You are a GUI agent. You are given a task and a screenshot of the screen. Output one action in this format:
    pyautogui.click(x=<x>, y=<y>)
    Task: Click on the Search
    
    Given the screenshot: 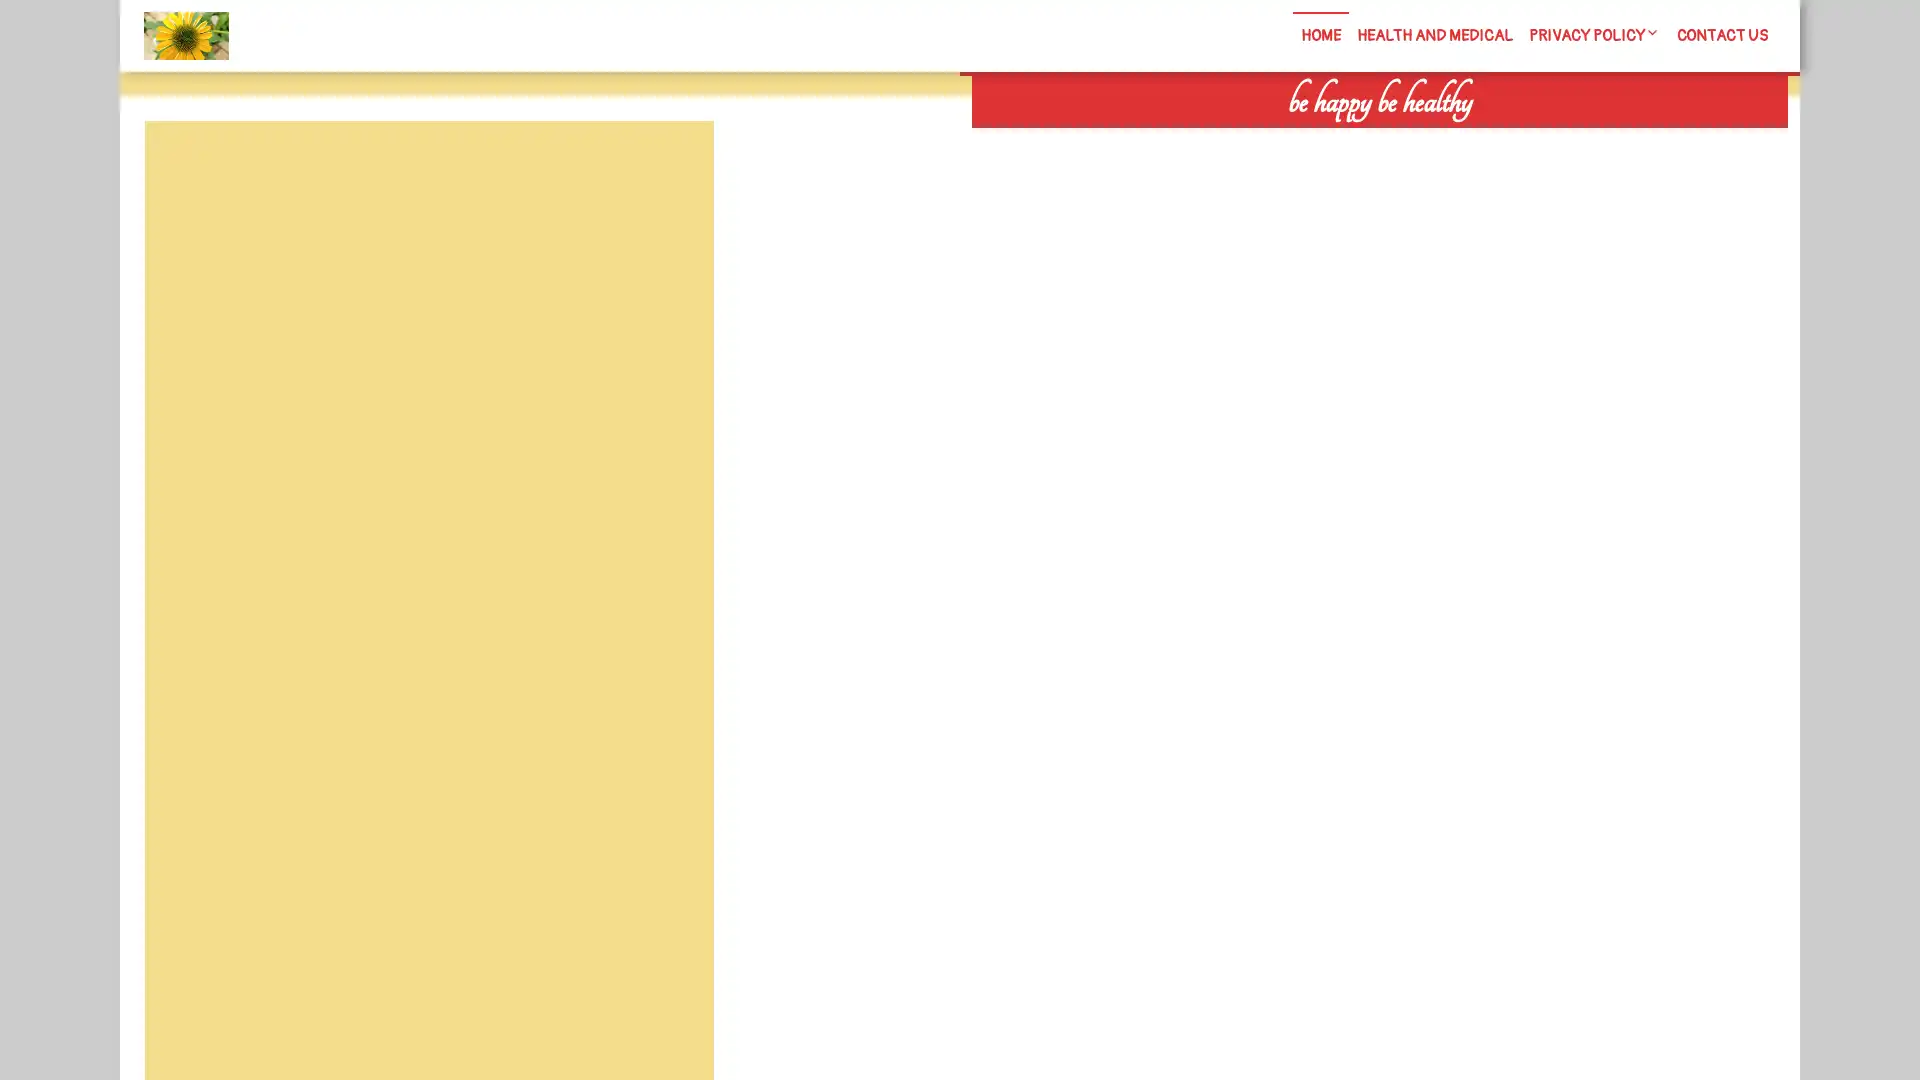 What is the action you would take?
    pyautogui.click(x=667, y=168)
    